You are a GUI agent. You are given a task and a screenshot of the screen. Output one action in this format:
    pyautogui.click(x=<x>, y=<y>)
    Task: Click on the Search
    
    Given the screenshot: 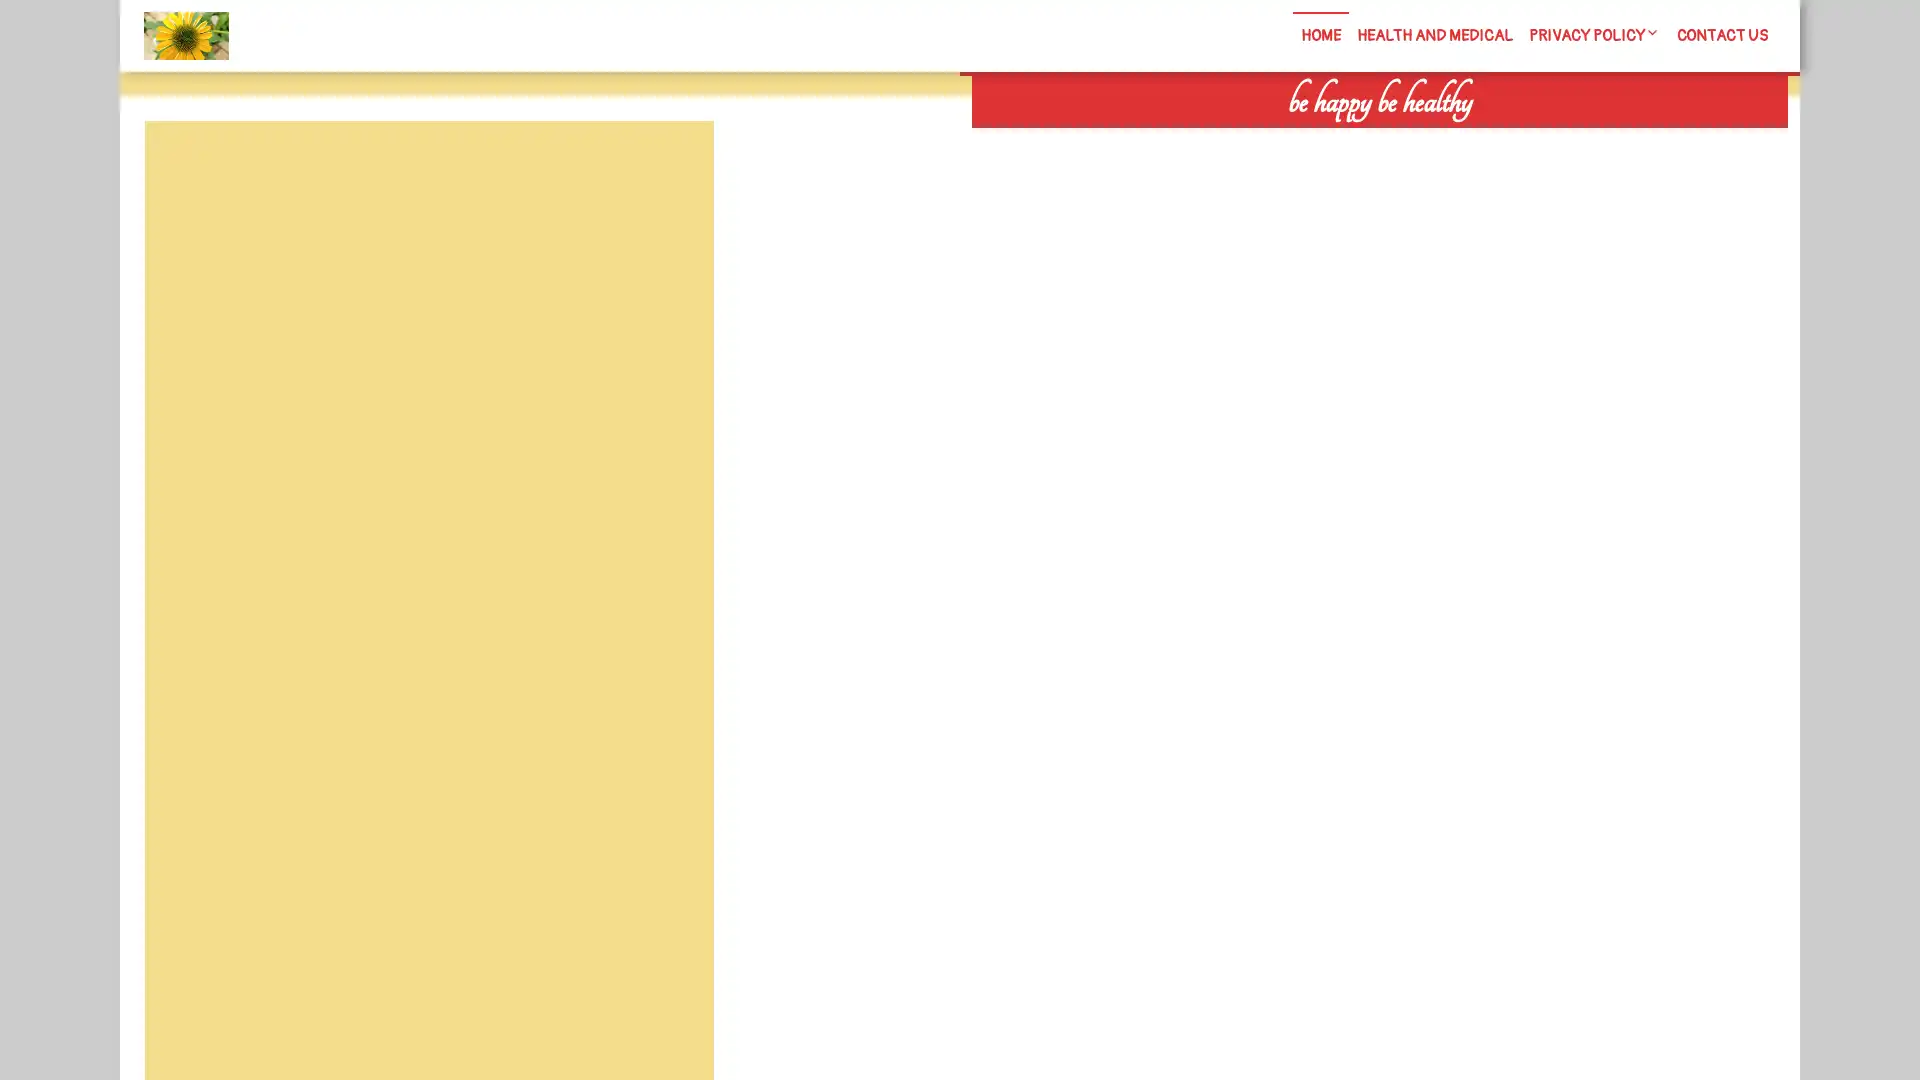 What is the action you would take?
    pyautogui.click(x=667, y=168)
    